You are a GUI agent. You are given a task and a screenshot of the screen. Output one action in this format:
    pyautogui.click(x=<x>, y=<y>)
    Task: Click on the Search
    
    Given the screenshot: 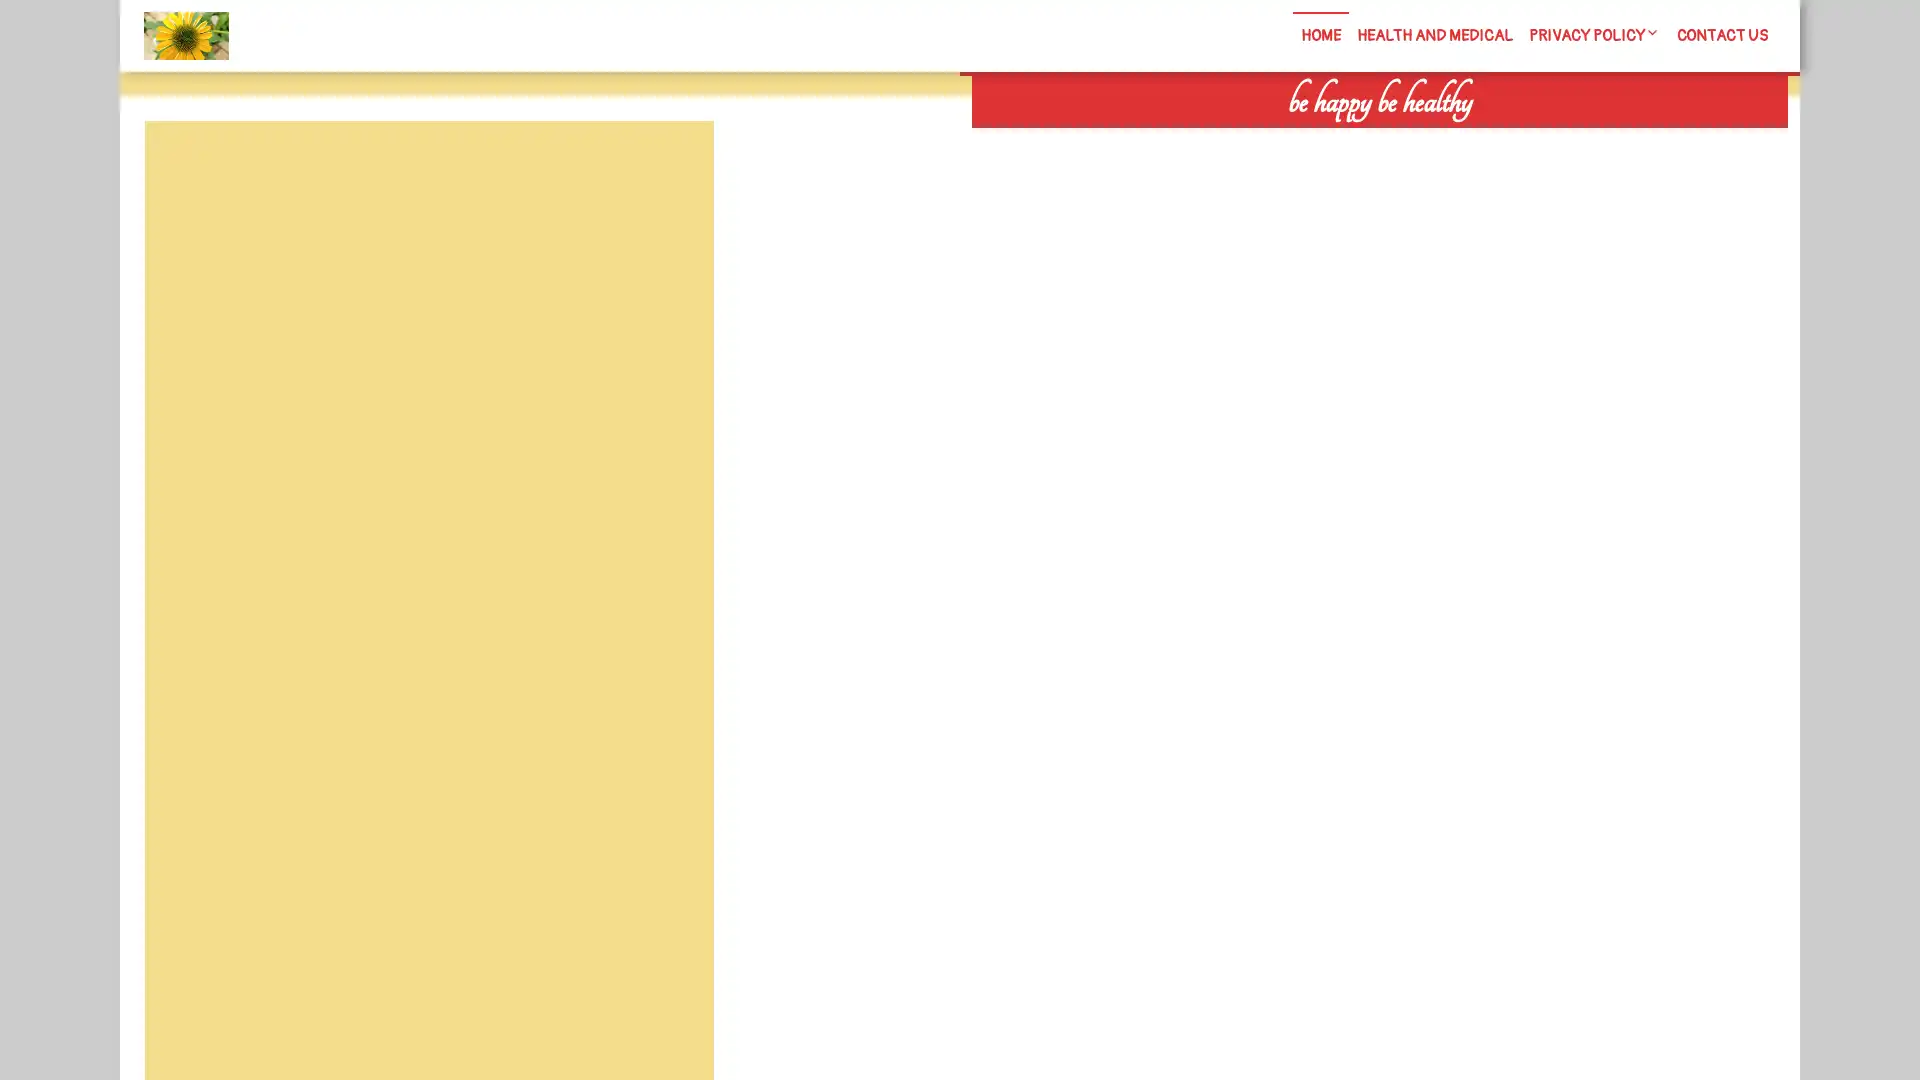 What is the action you would take?
    pyautogui.click(x=667, y=168)
    